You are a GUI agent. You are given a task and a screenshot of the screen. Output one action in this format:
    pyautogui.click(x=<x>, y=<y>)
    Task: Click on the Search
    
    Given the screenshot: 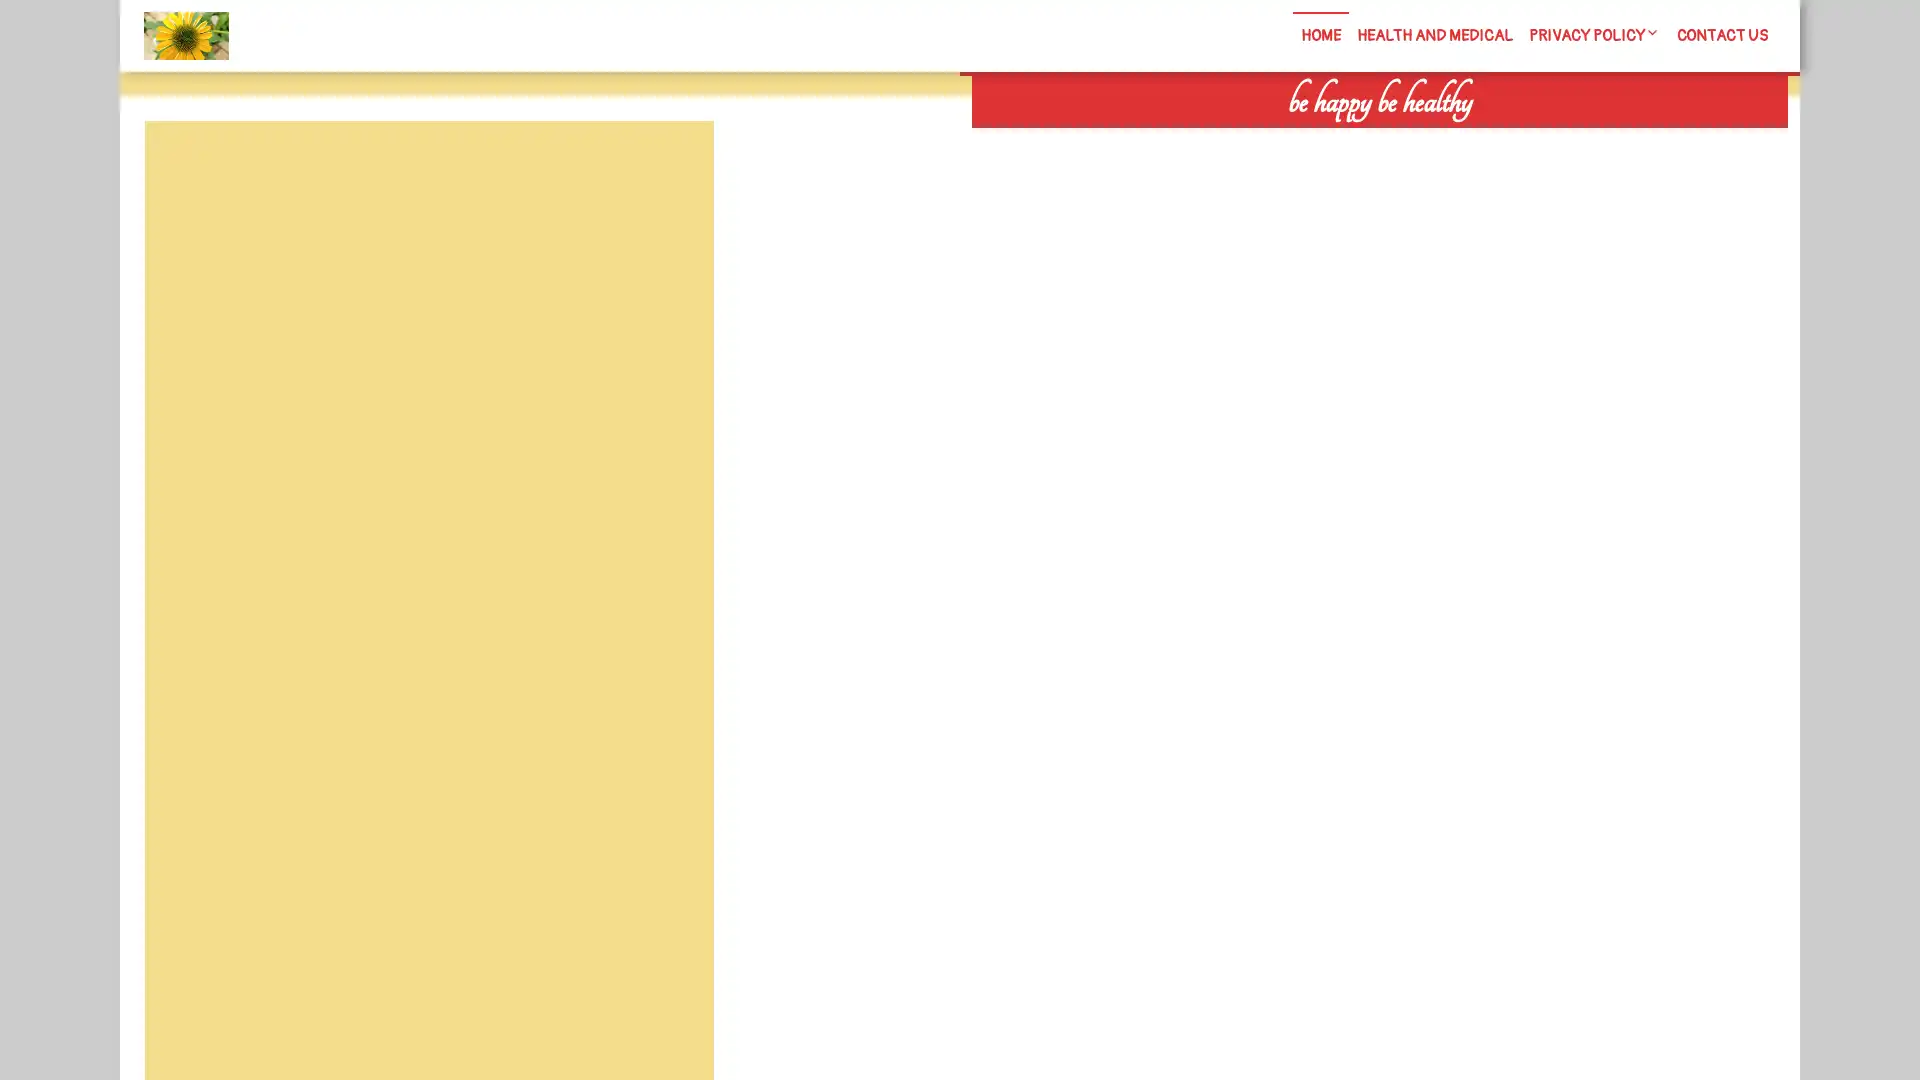 What is the action you would take?
    pyautogui.click(x=667, y=168)
    